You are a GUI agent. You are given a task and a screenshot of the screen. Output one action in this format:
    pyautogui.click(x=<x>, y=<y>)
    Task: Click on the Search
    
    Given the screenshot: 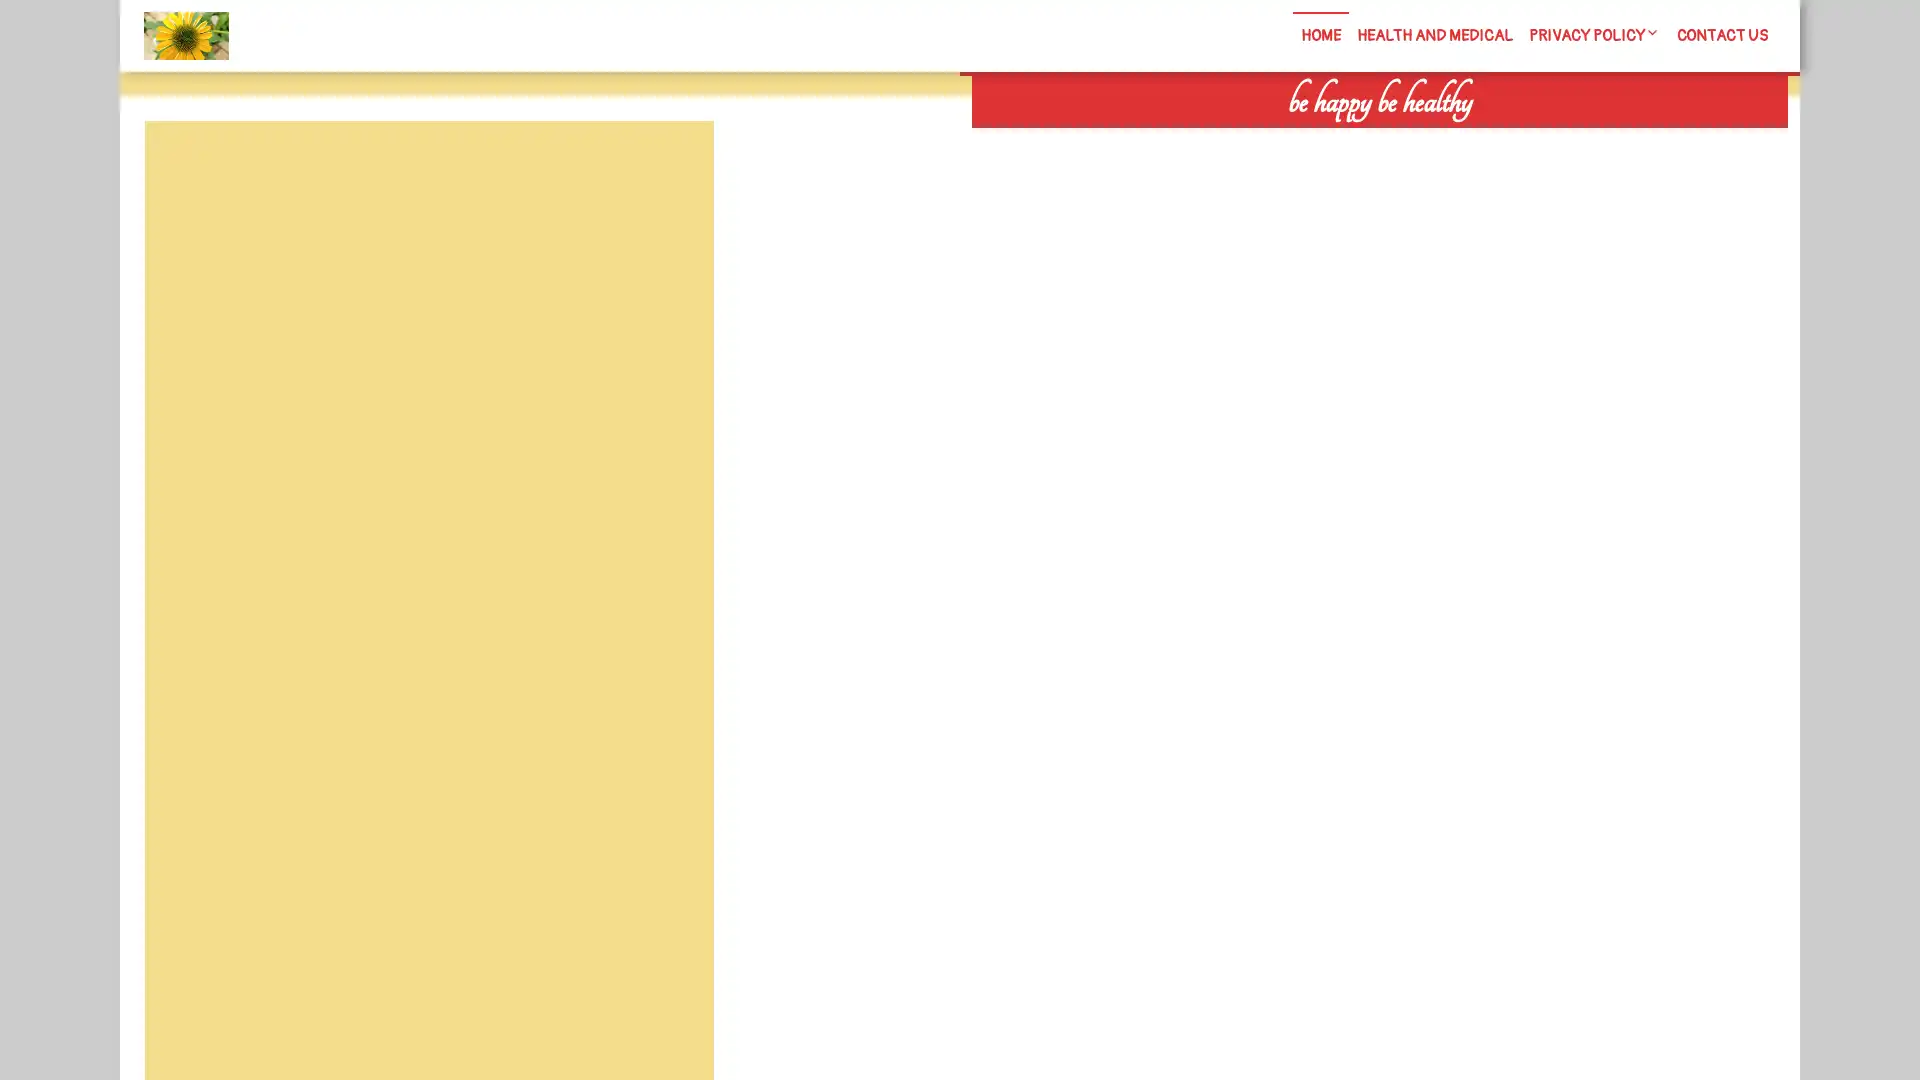 What is the action you would take?
    pyautogui.click(x=667, y=168)
    